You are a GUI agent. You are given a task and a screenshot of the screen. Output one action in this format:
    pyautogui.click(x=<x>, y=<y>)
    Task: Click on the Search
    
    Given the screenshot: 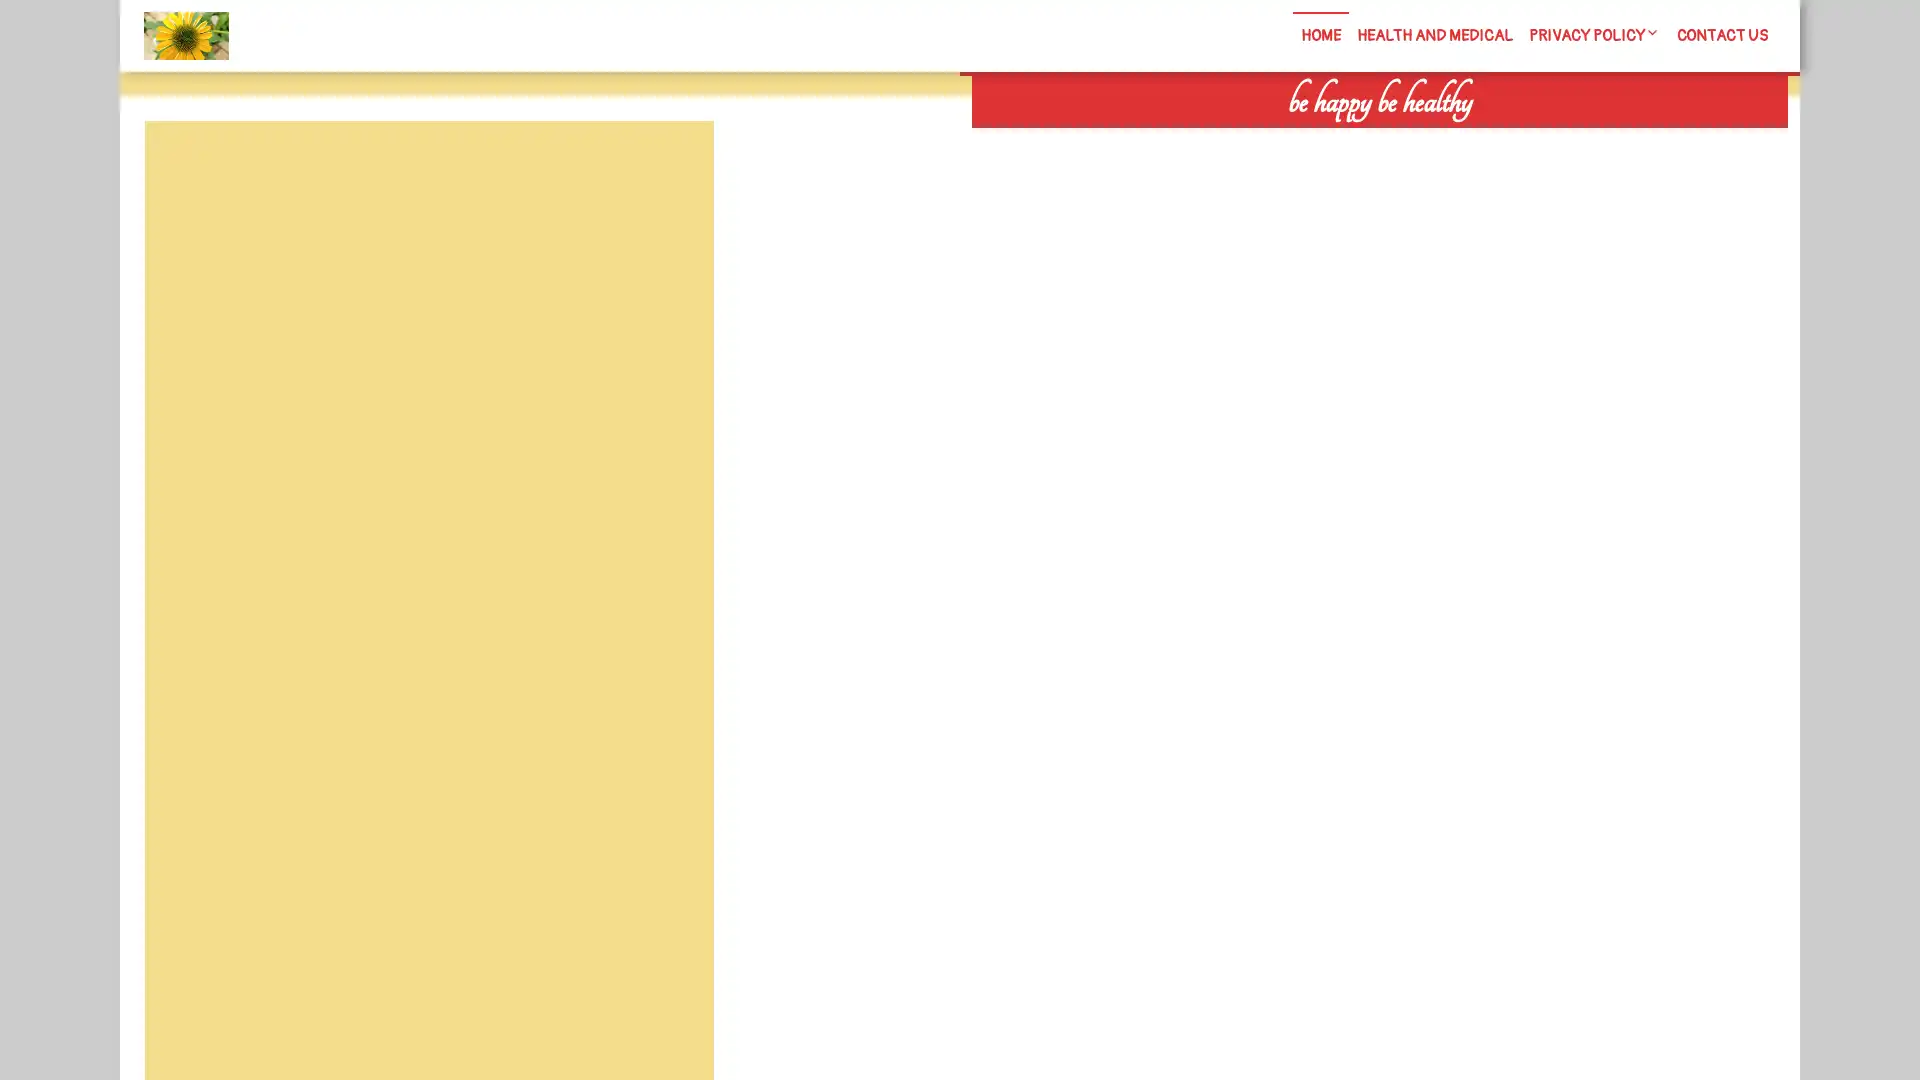 What is the action you would take?
    pyautogui.click(x=667, y=168)
    